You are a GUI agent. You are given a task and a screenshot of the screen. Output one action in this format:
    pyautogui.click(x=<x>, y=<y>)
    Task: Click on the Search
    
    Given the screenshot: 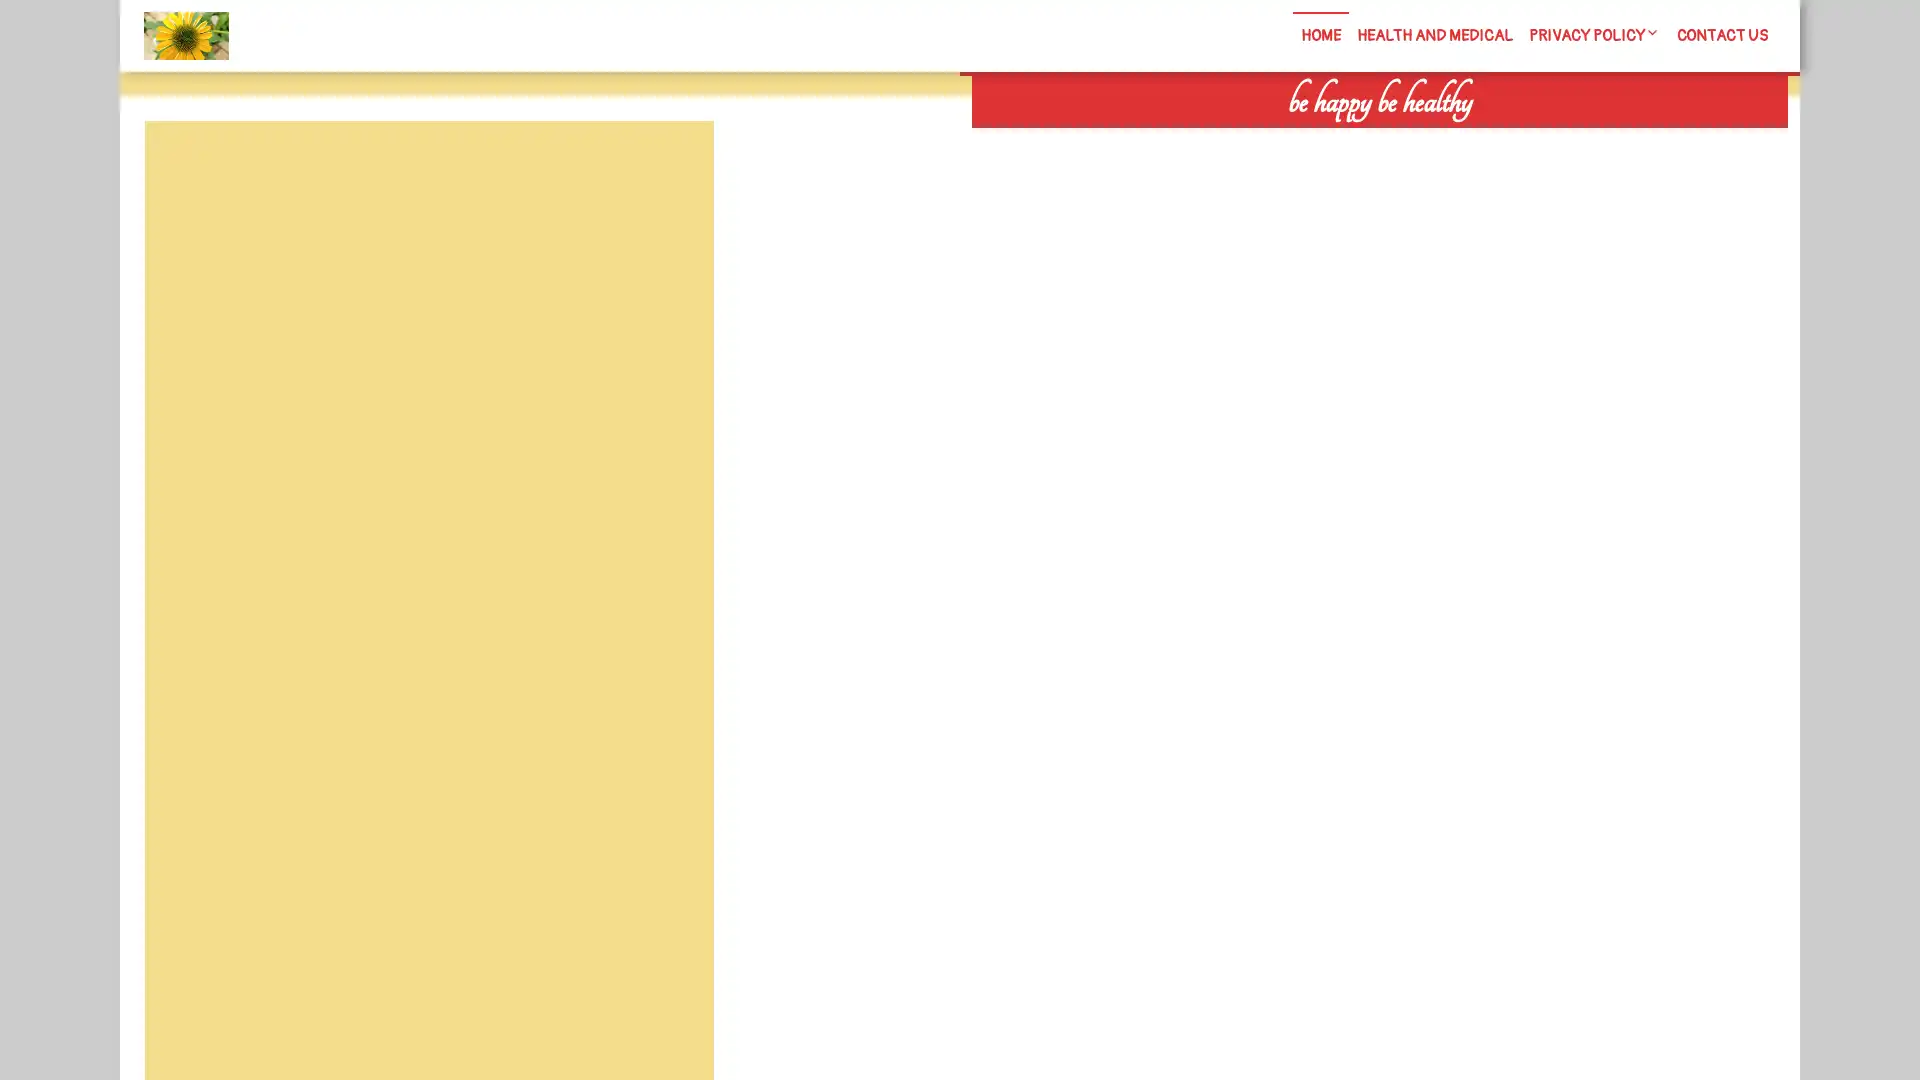 What is the action you would take?
    pyautogui.click(x=667, y=168)
    